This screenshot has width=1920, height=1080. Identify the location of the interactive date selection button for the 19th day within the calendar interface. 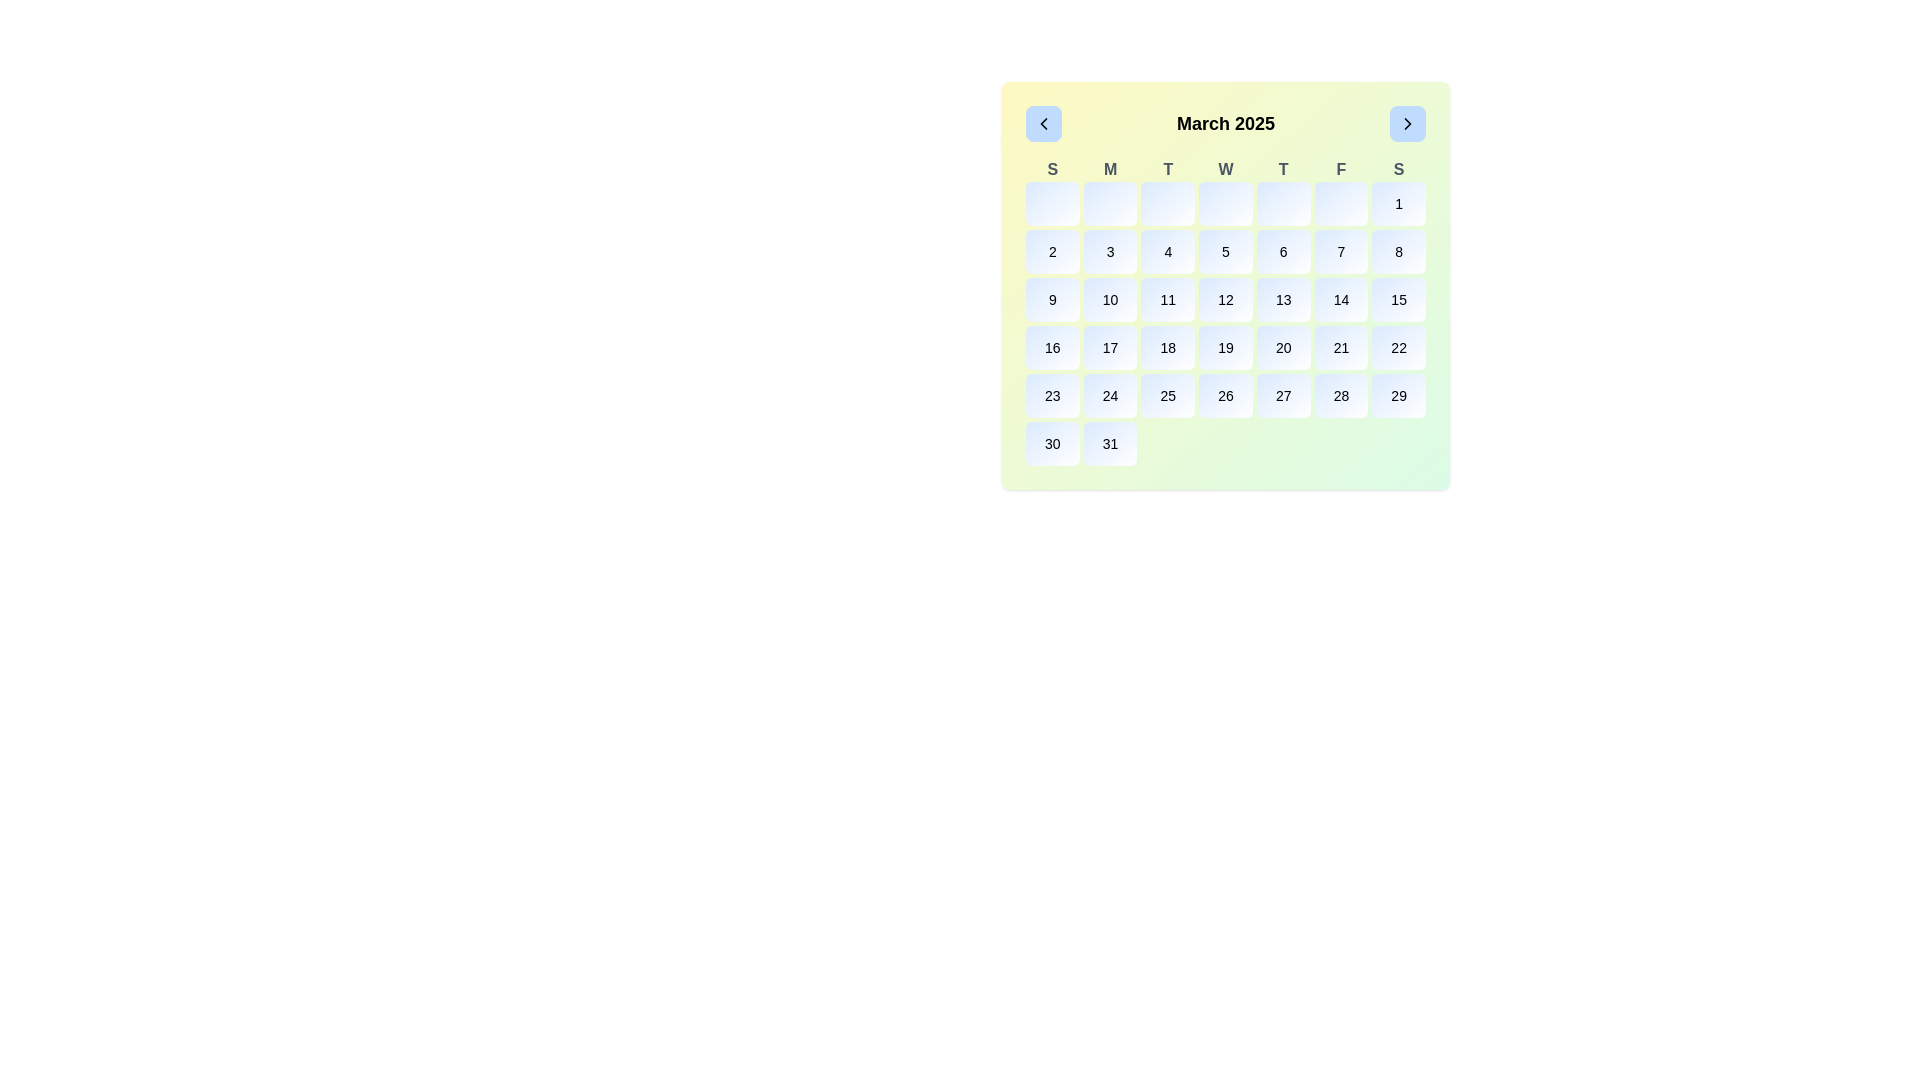
(1224, 346).